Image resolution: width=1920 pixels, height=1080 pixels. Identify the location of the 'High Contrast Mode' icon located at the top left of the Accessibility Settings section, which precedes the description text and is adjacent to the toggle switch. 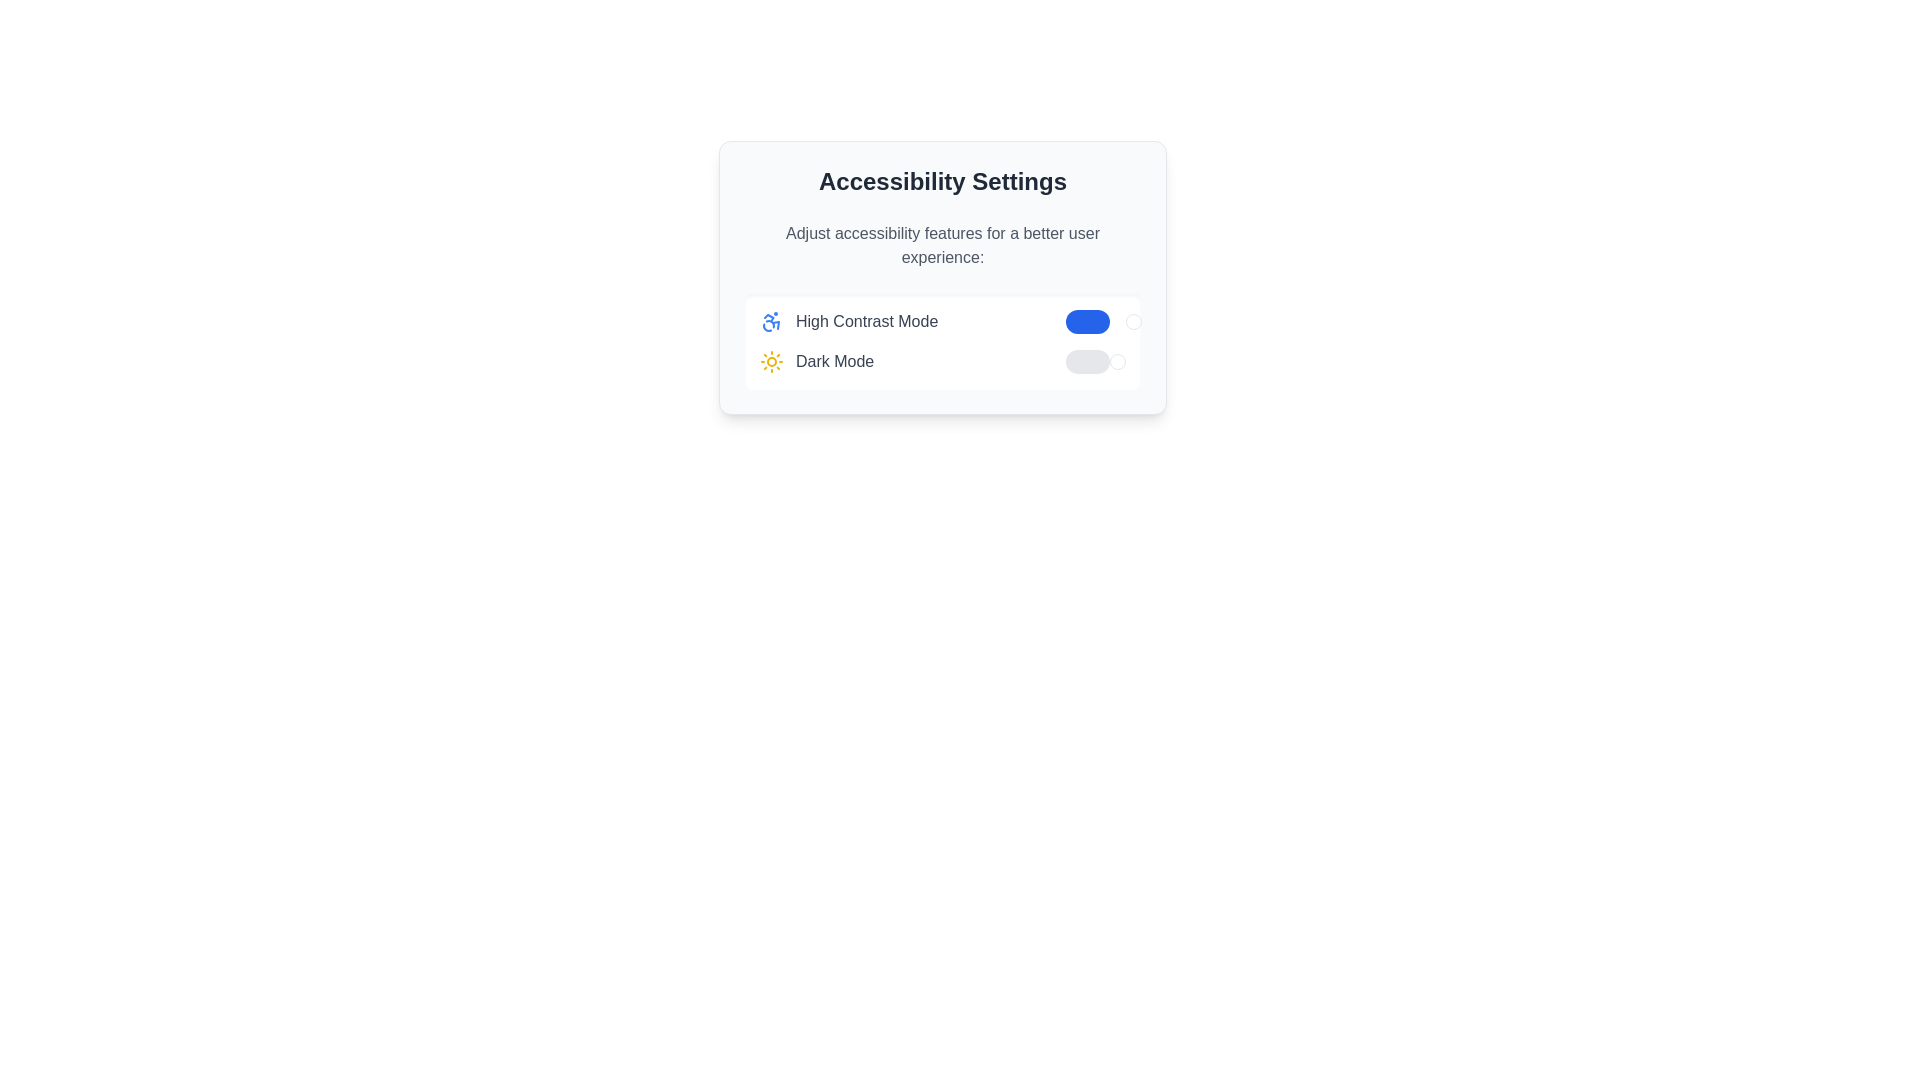
(771, 320).